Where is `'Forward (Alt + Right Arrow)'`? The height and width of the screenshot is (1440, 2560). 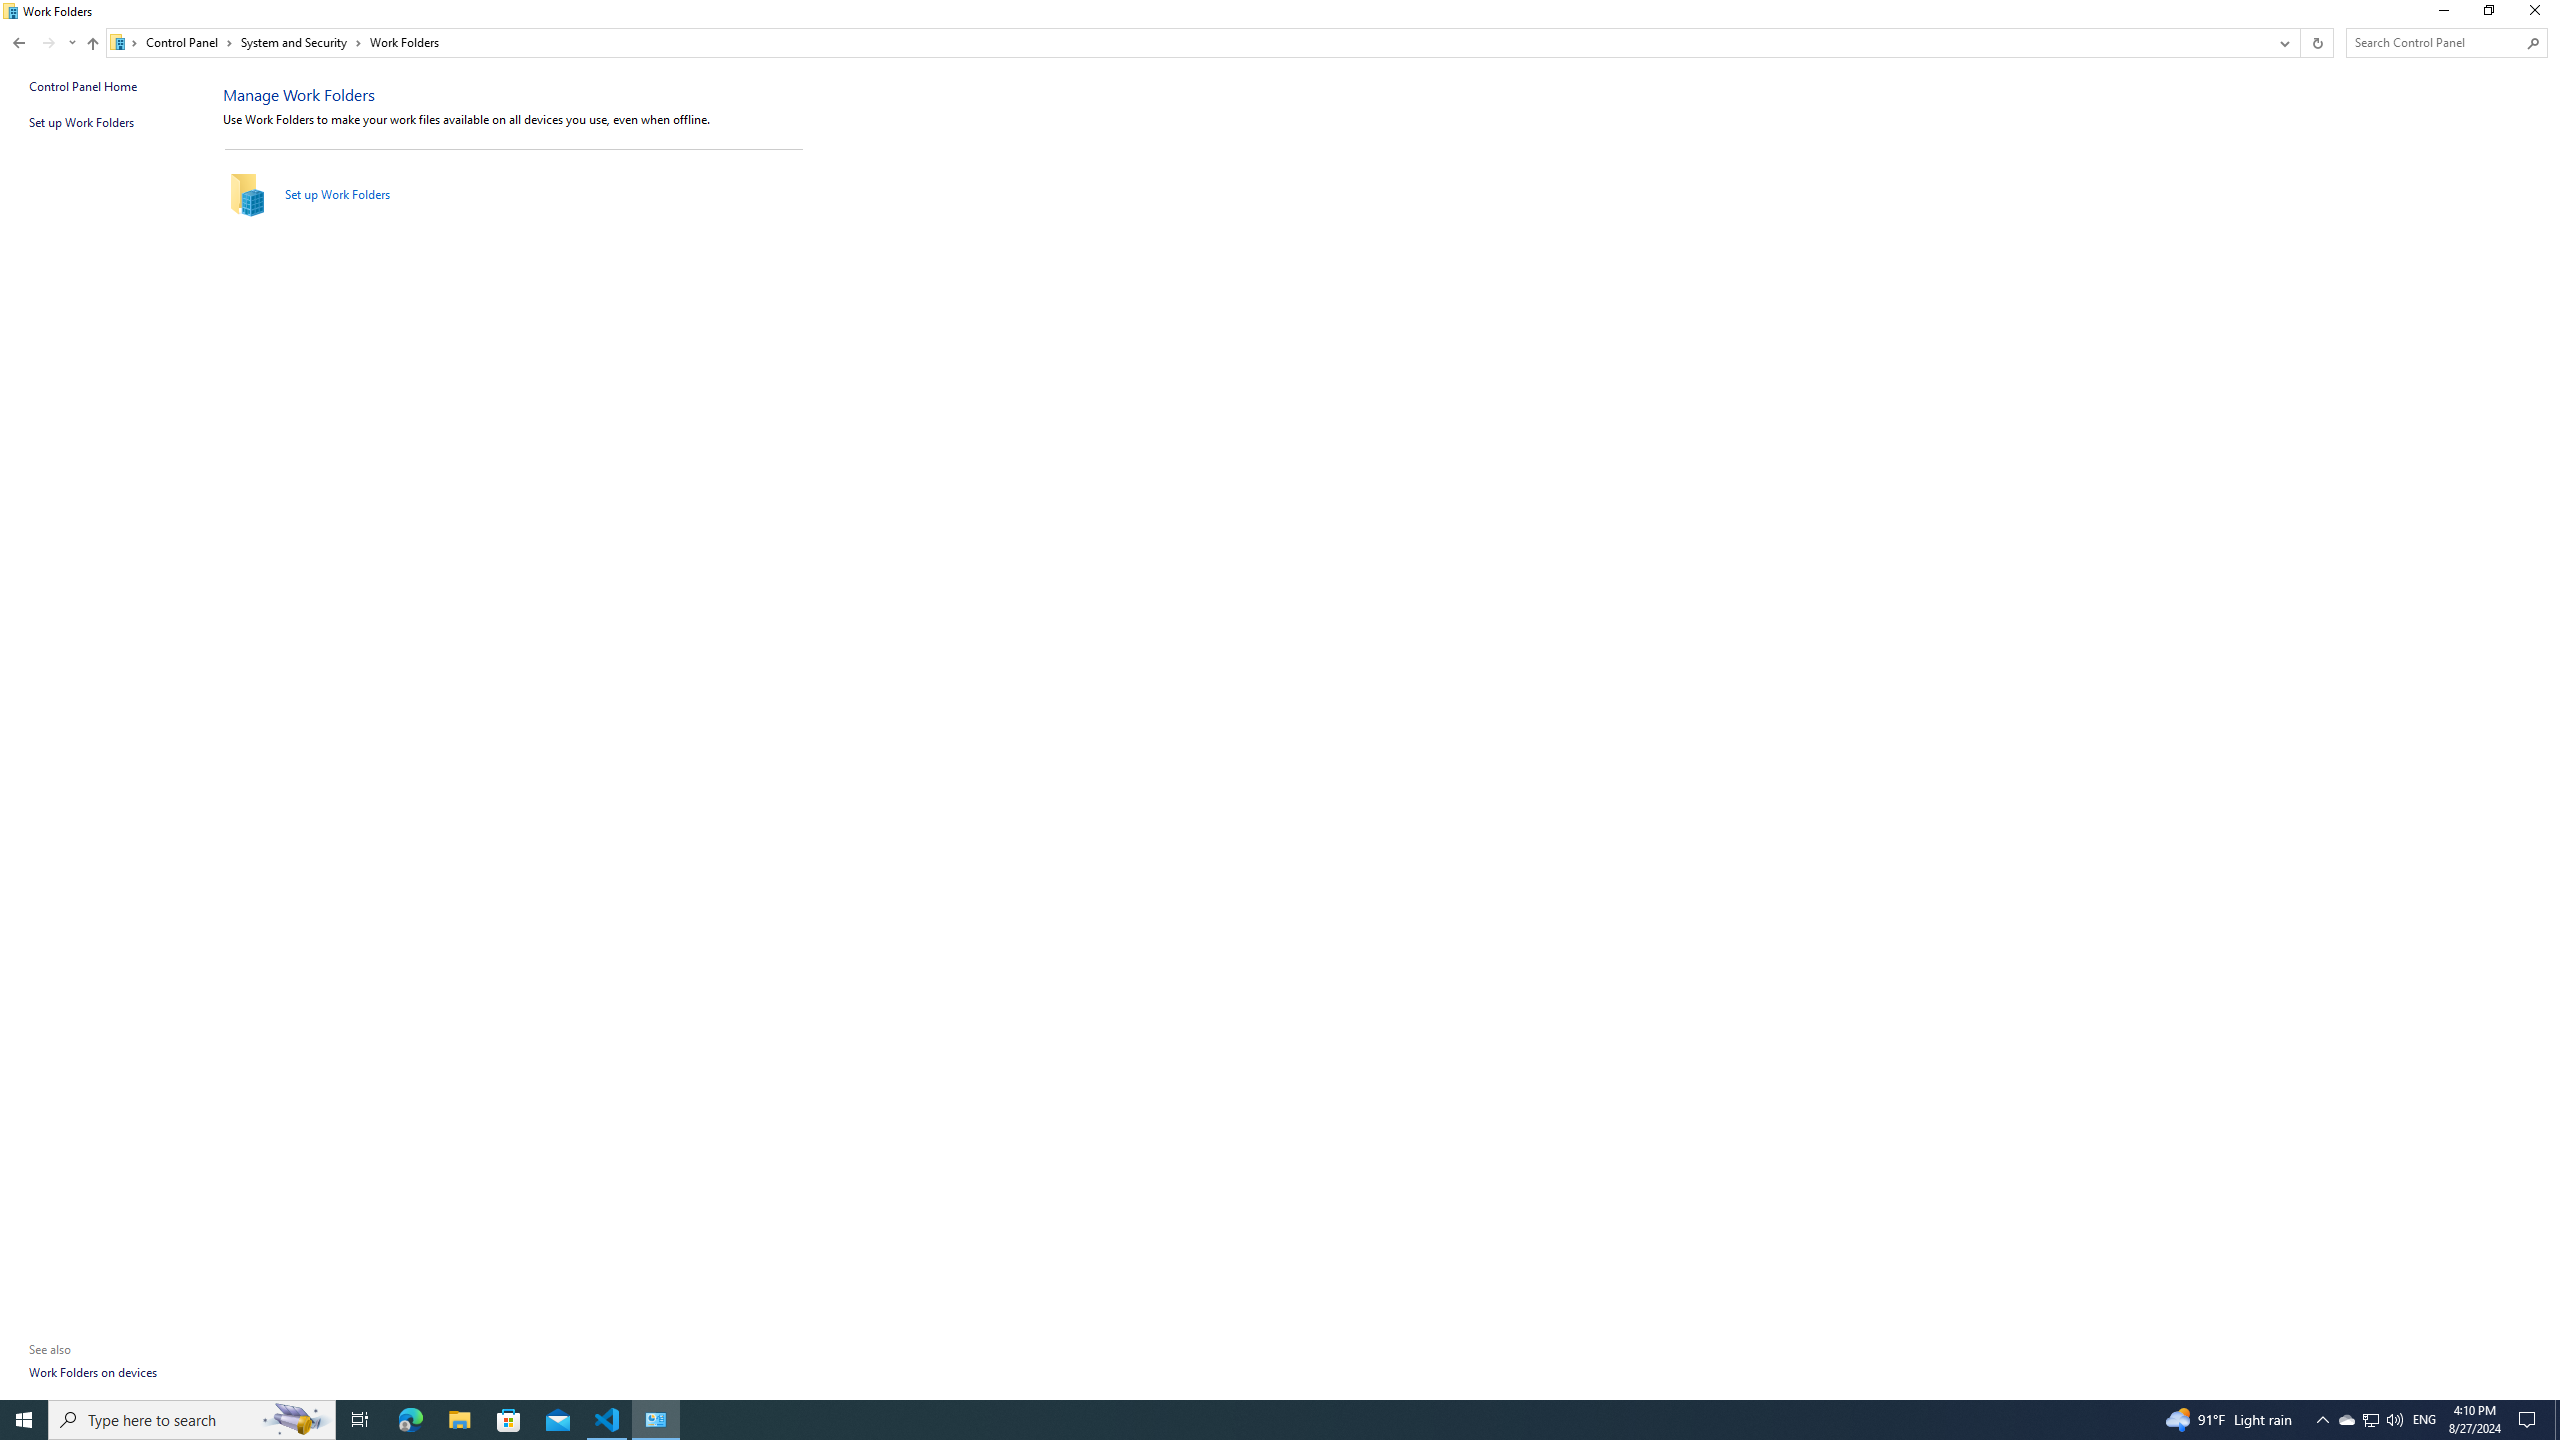 'Forward (Alt + Right Arrow)' is located at coordinates (48, 42).